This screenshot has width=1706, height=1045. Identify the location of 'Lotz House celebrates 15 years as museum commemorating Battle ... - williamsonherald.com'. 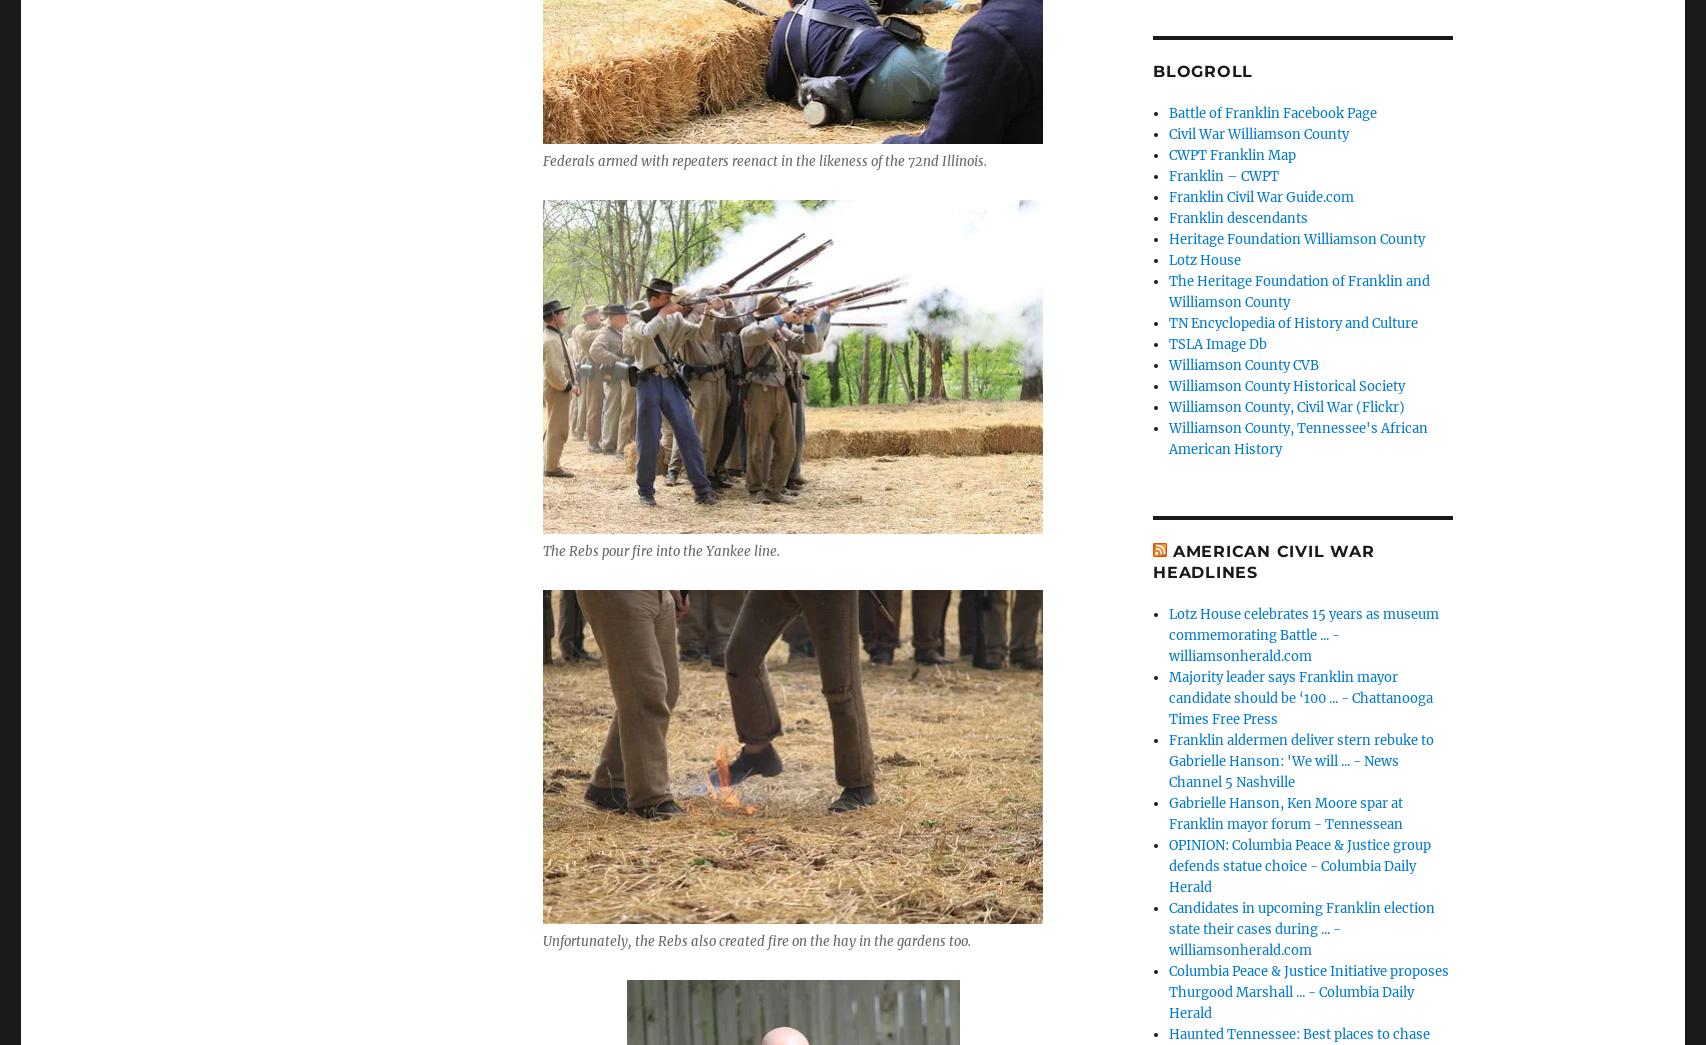
(1168, 633).